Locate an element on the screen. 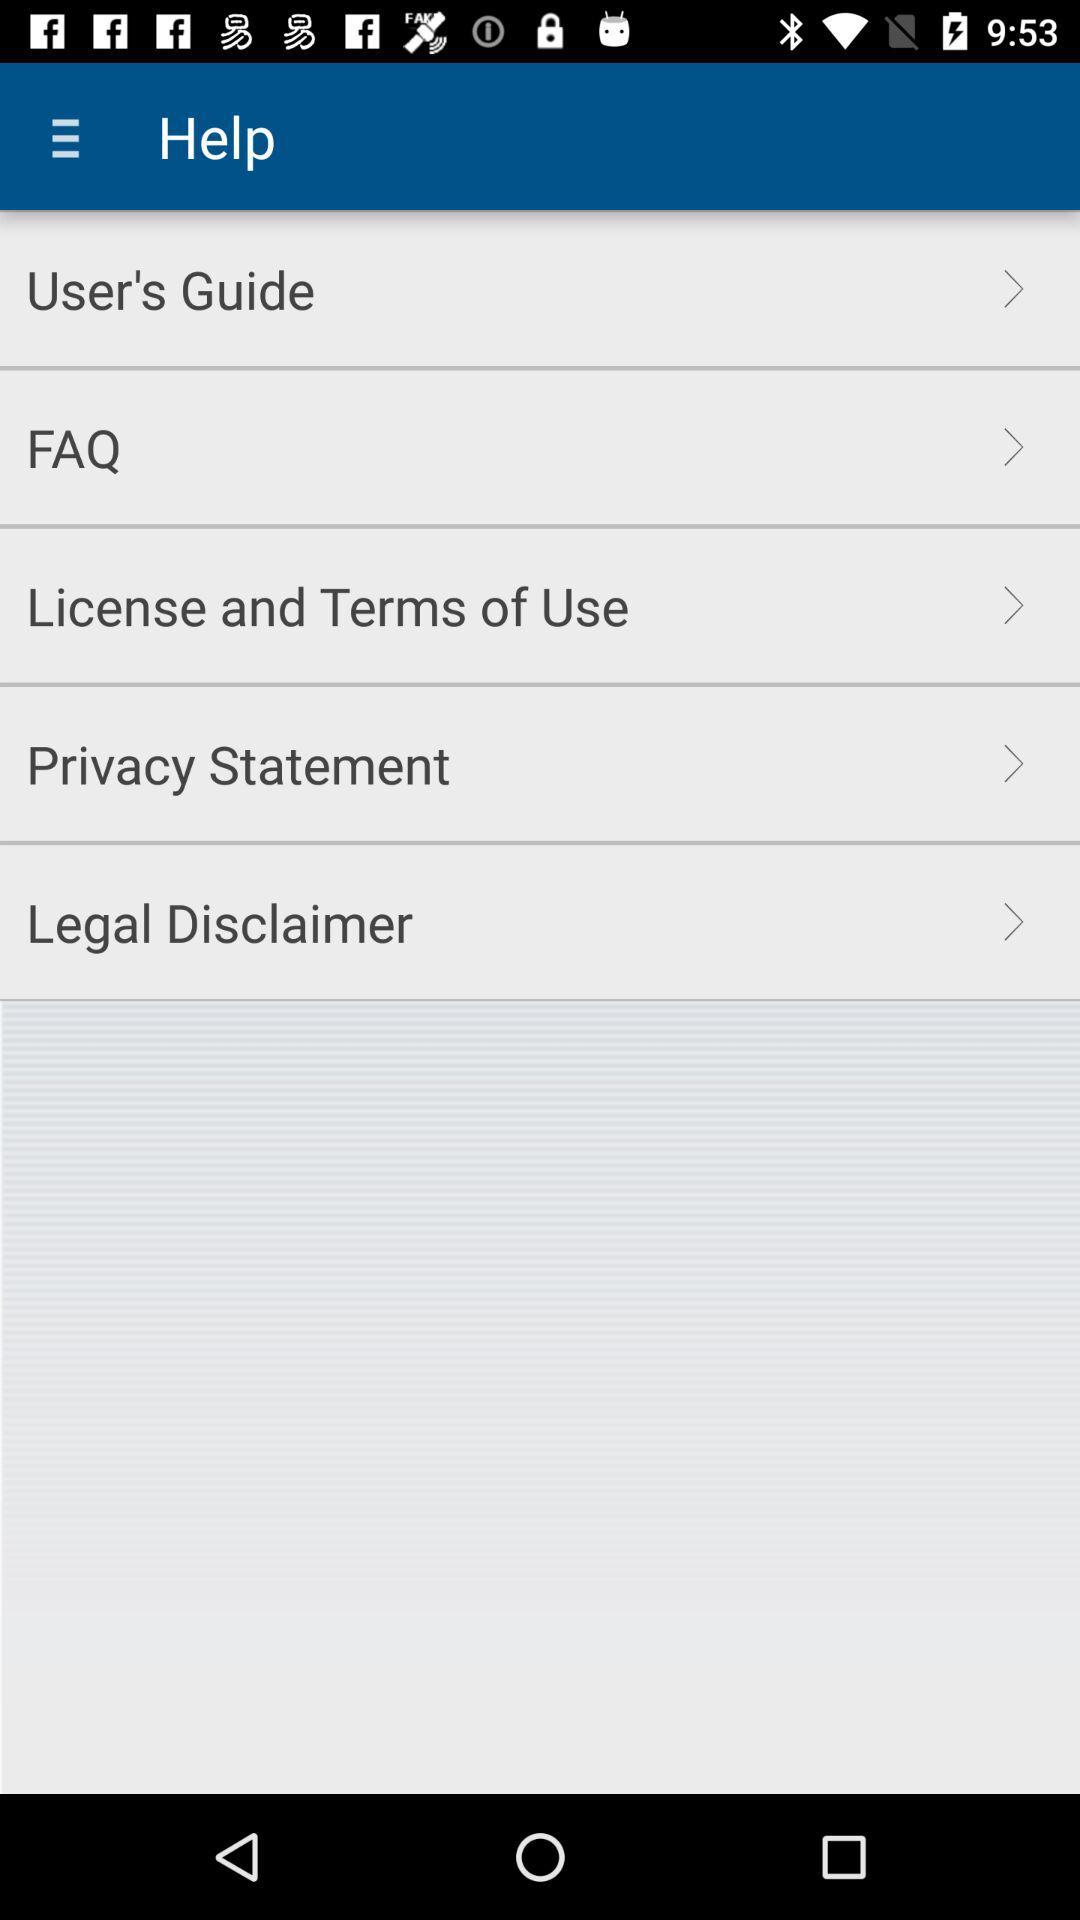 The image size is (1080, 1920). the faq icon is located at coordinates (72, 446).